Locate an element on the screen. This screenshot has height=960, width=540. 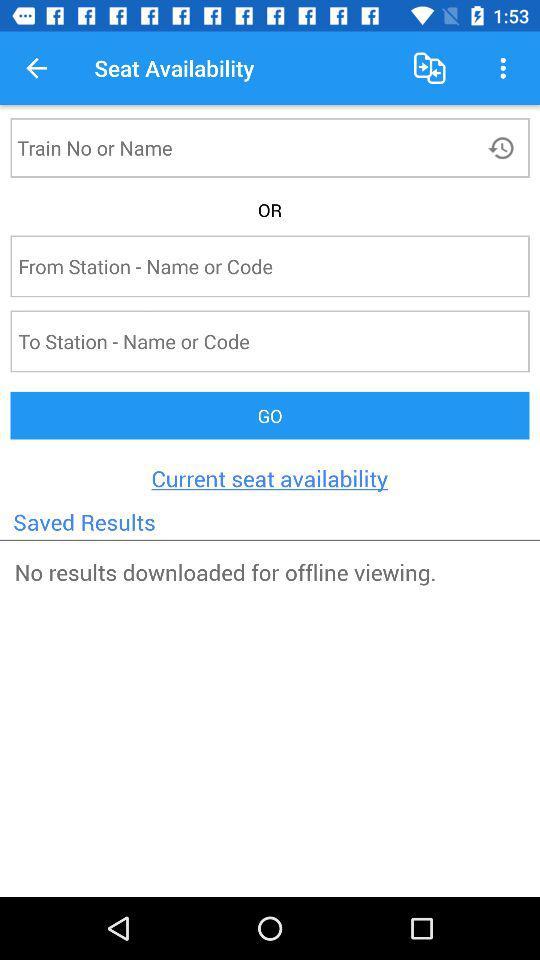
input starting station is located at coordinates (237, 265).